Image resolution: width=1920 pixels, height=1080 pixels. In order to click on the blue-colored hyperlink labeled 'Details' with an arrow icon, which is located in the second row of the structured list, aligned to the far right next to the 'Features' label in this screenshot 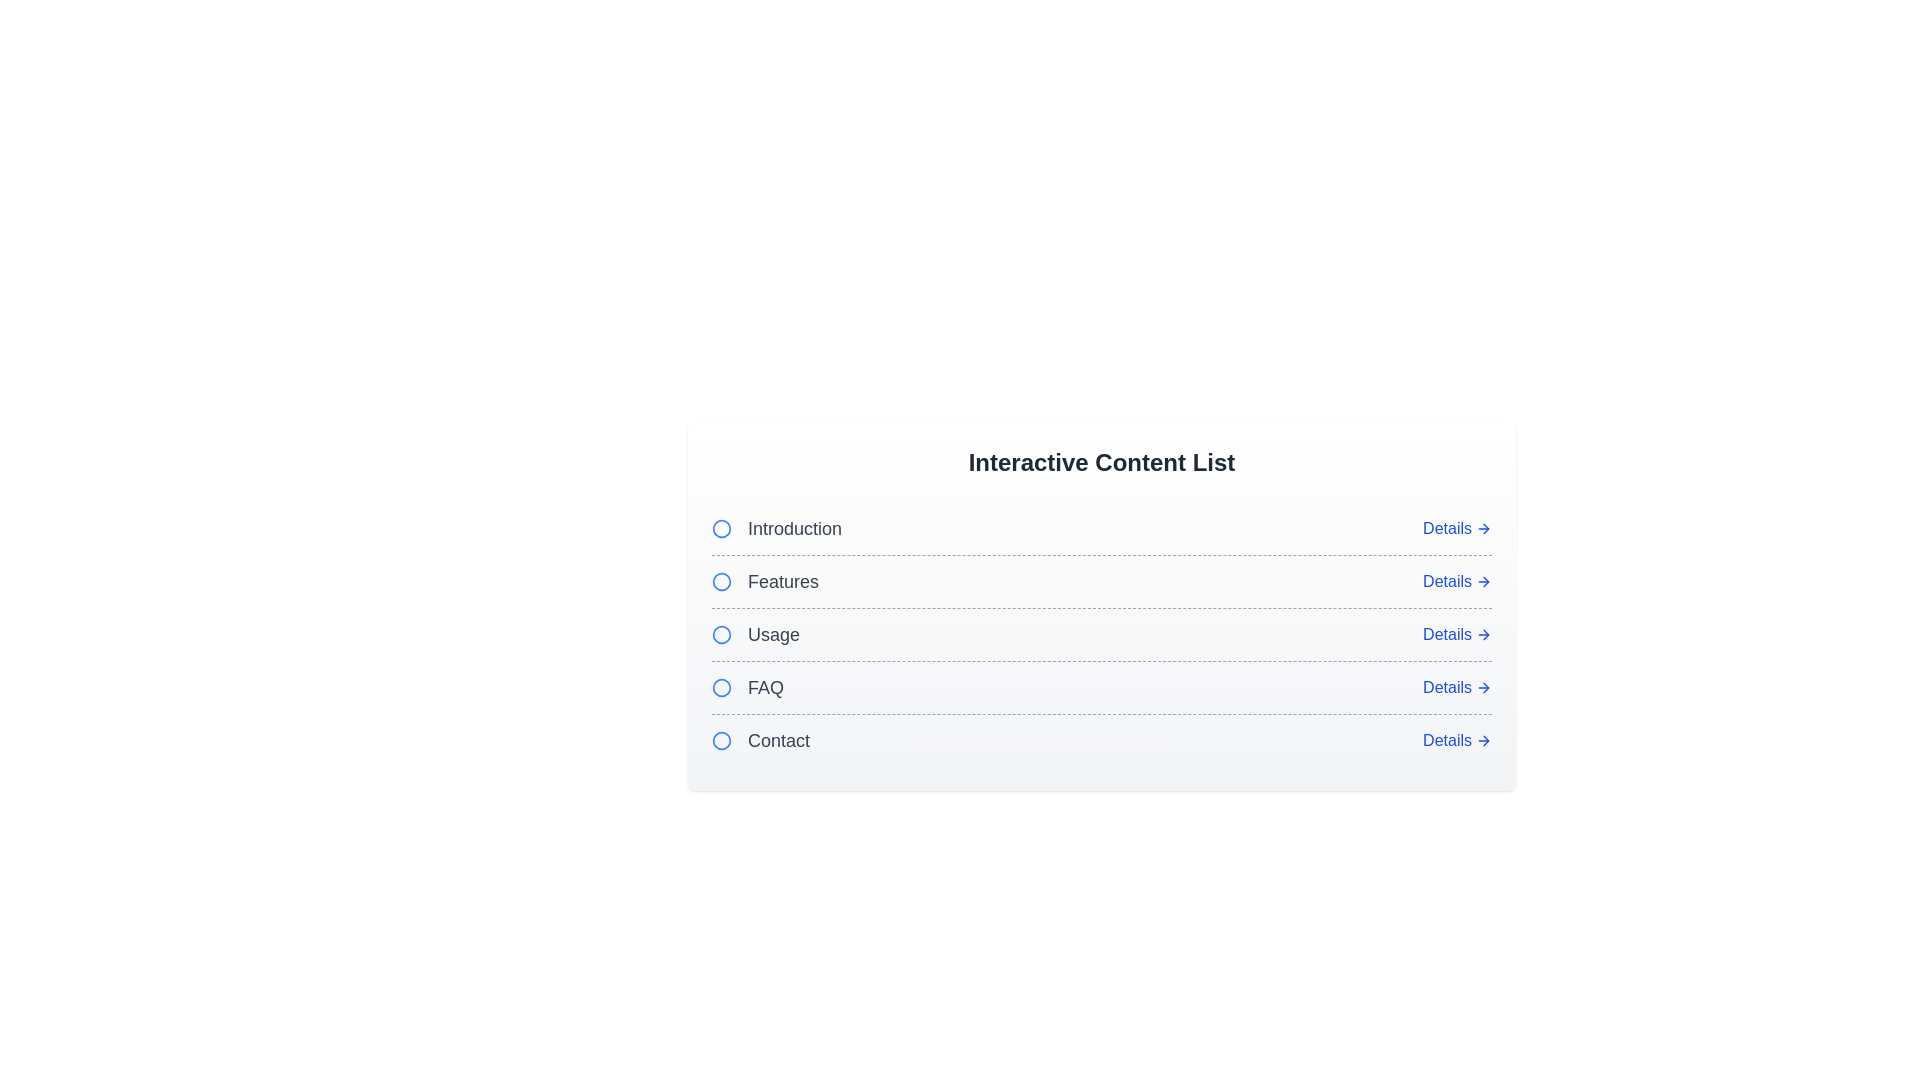, I will do `click(1457, 582)`.